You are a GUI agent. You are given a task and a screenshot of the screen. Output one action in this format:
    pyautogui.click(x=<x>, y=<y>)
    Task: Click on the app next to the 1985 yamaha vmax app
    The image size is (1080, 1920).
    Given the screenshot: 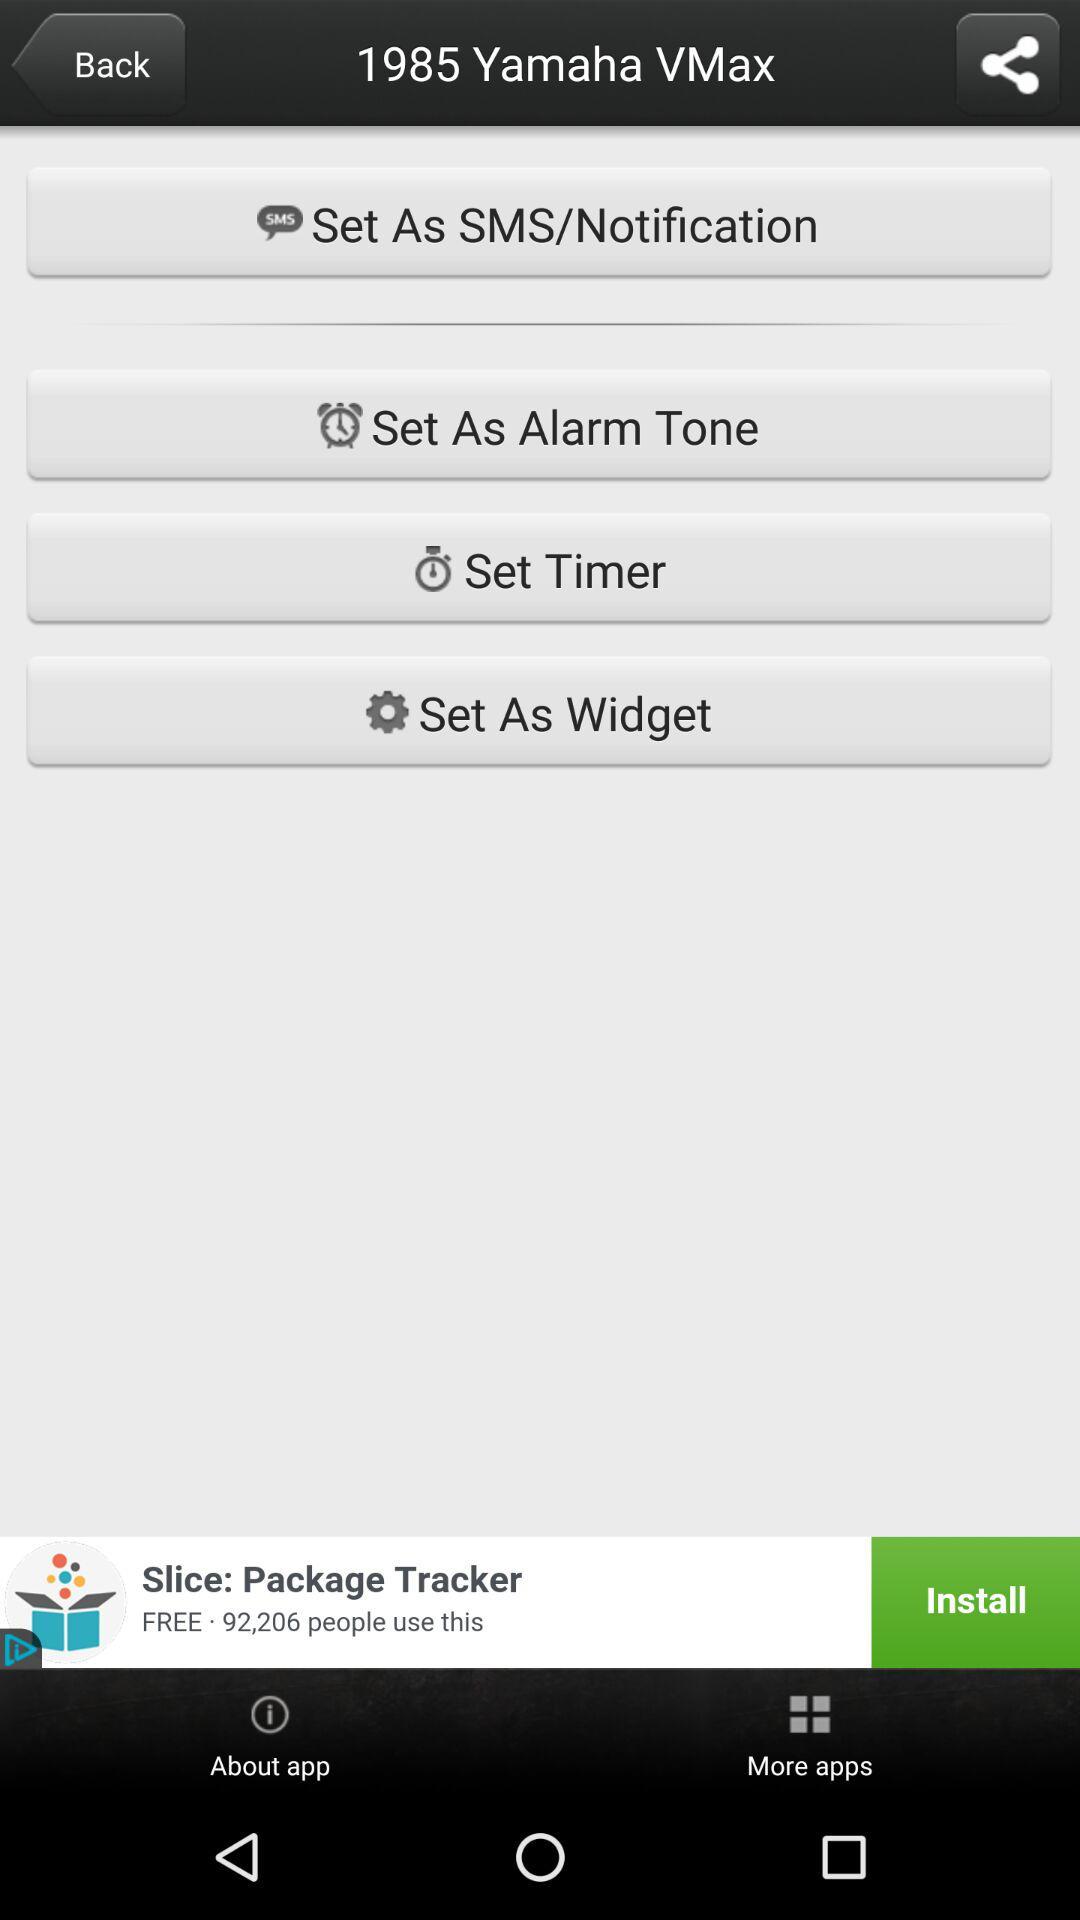 What is the action you would take?
    pyautogui.click(x=97, y=66)
    